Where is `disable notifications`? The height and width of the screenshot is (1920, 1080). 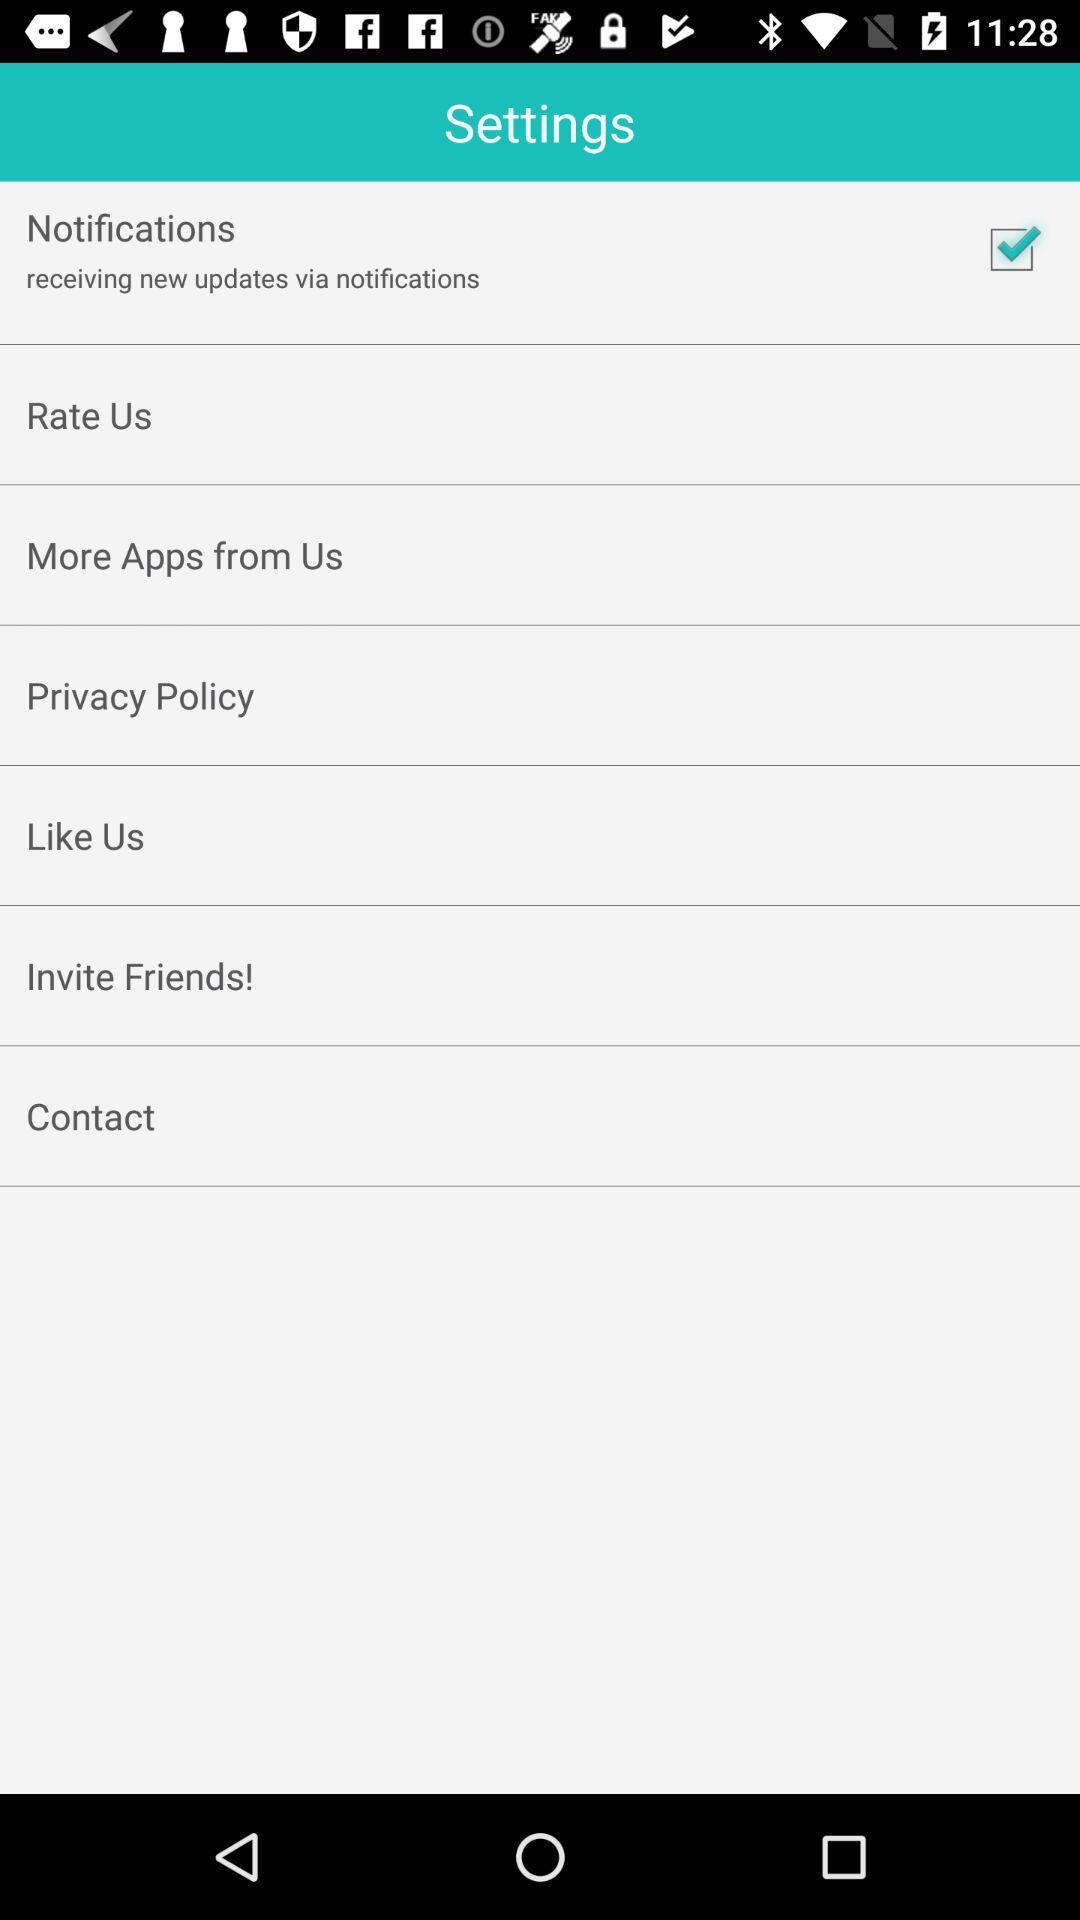 disable notifications is located at coordinates (1011, 248).